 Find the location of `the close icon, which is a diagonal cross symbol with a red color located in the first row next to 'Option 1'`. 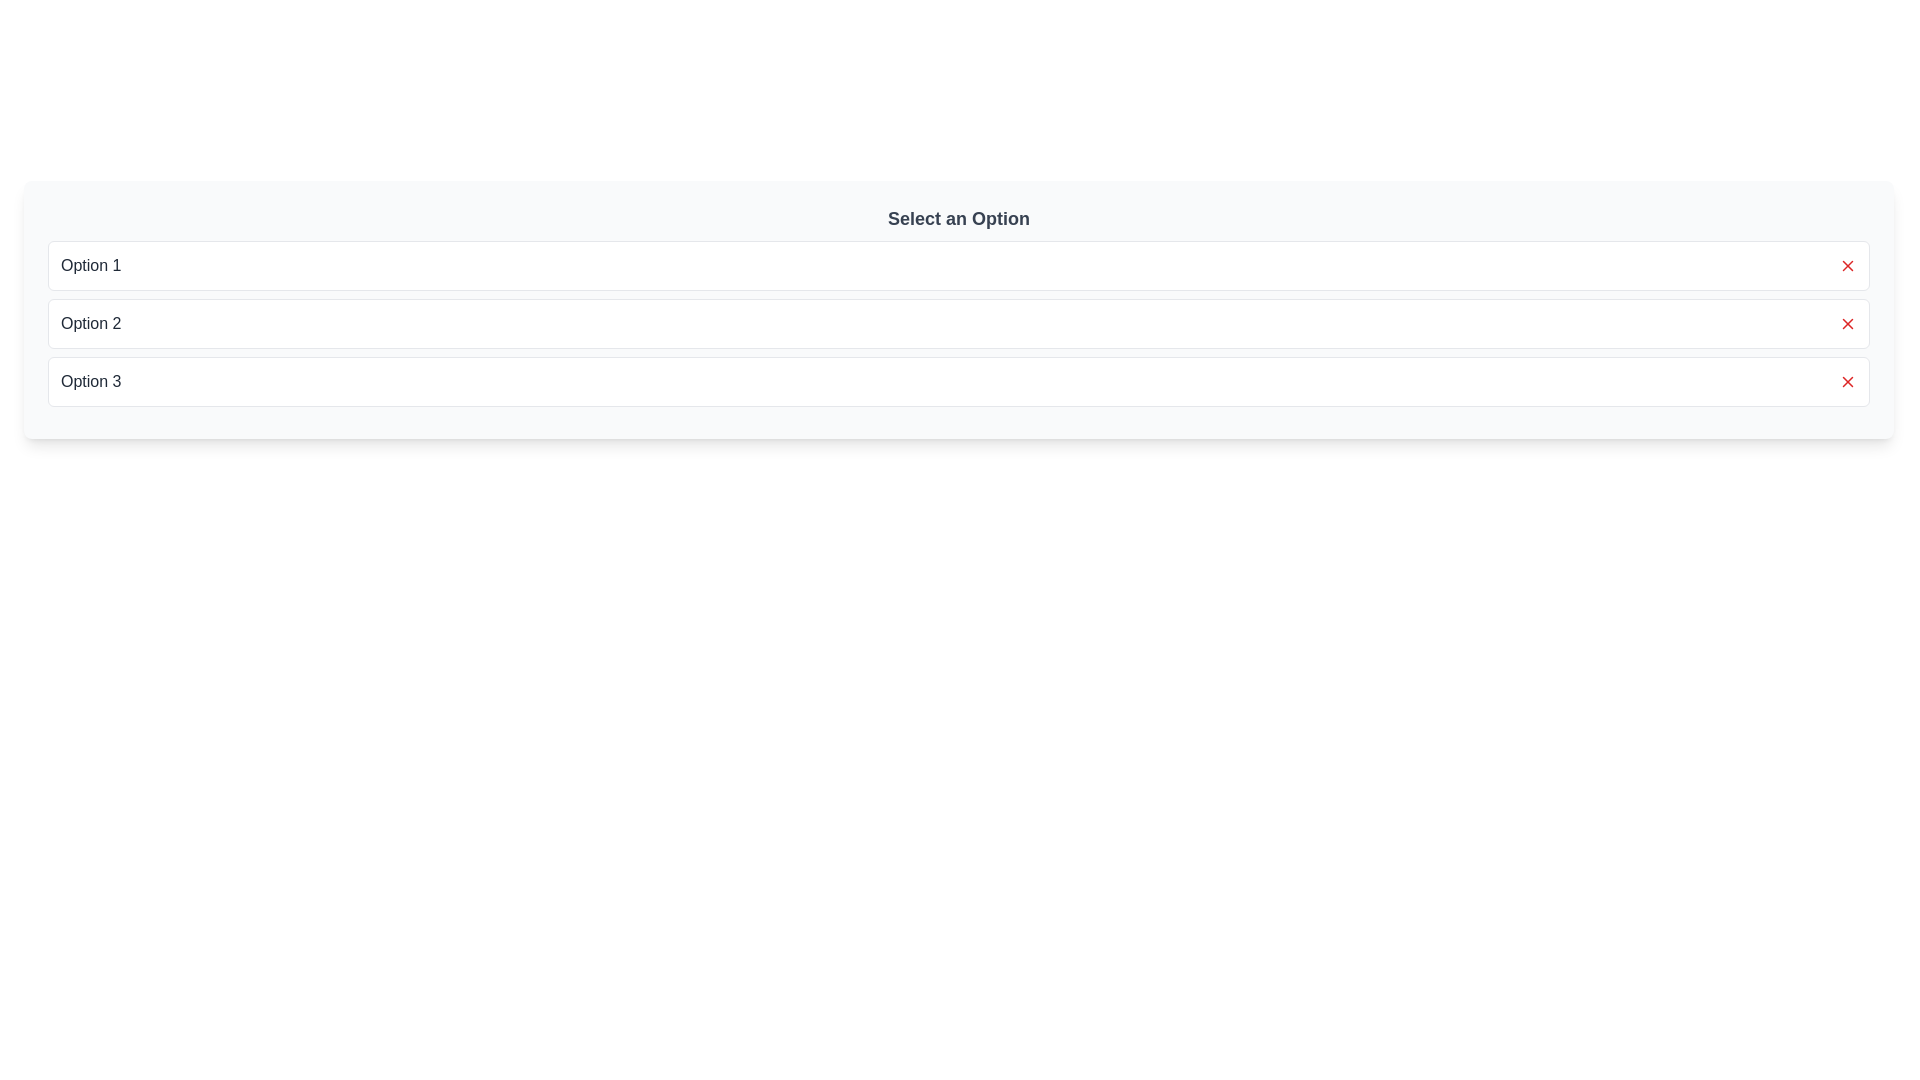

the close icon, which is a diagonal cross symbol with a red color located in the first row next to 'Option 1' is located at coordinates (1847, 265).